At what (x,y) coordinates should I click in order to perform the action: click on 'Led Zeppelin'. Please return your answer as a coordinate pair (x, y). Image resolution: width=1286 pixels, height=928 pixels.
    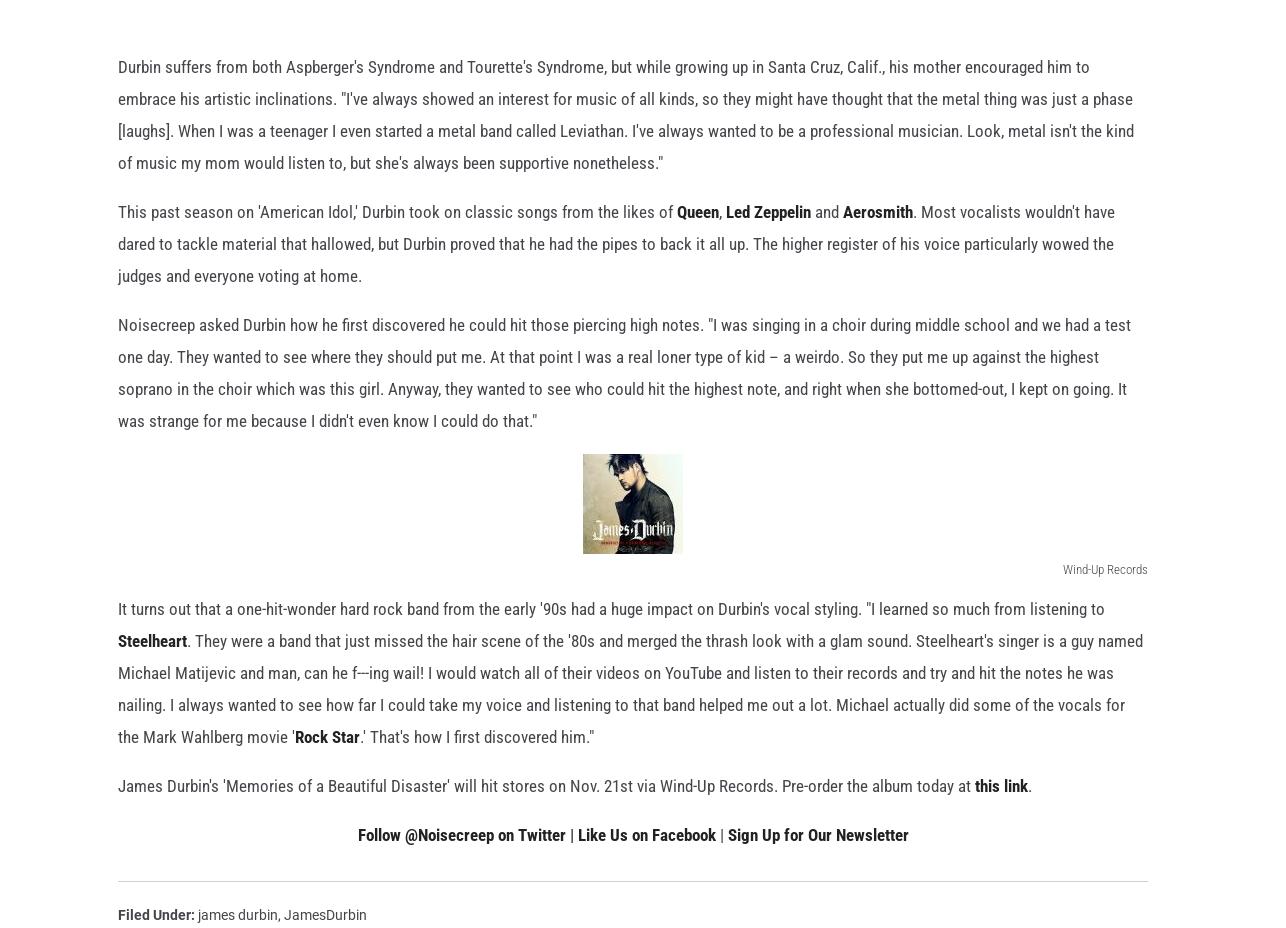
    Looking at the image, I should click on (725, 242).